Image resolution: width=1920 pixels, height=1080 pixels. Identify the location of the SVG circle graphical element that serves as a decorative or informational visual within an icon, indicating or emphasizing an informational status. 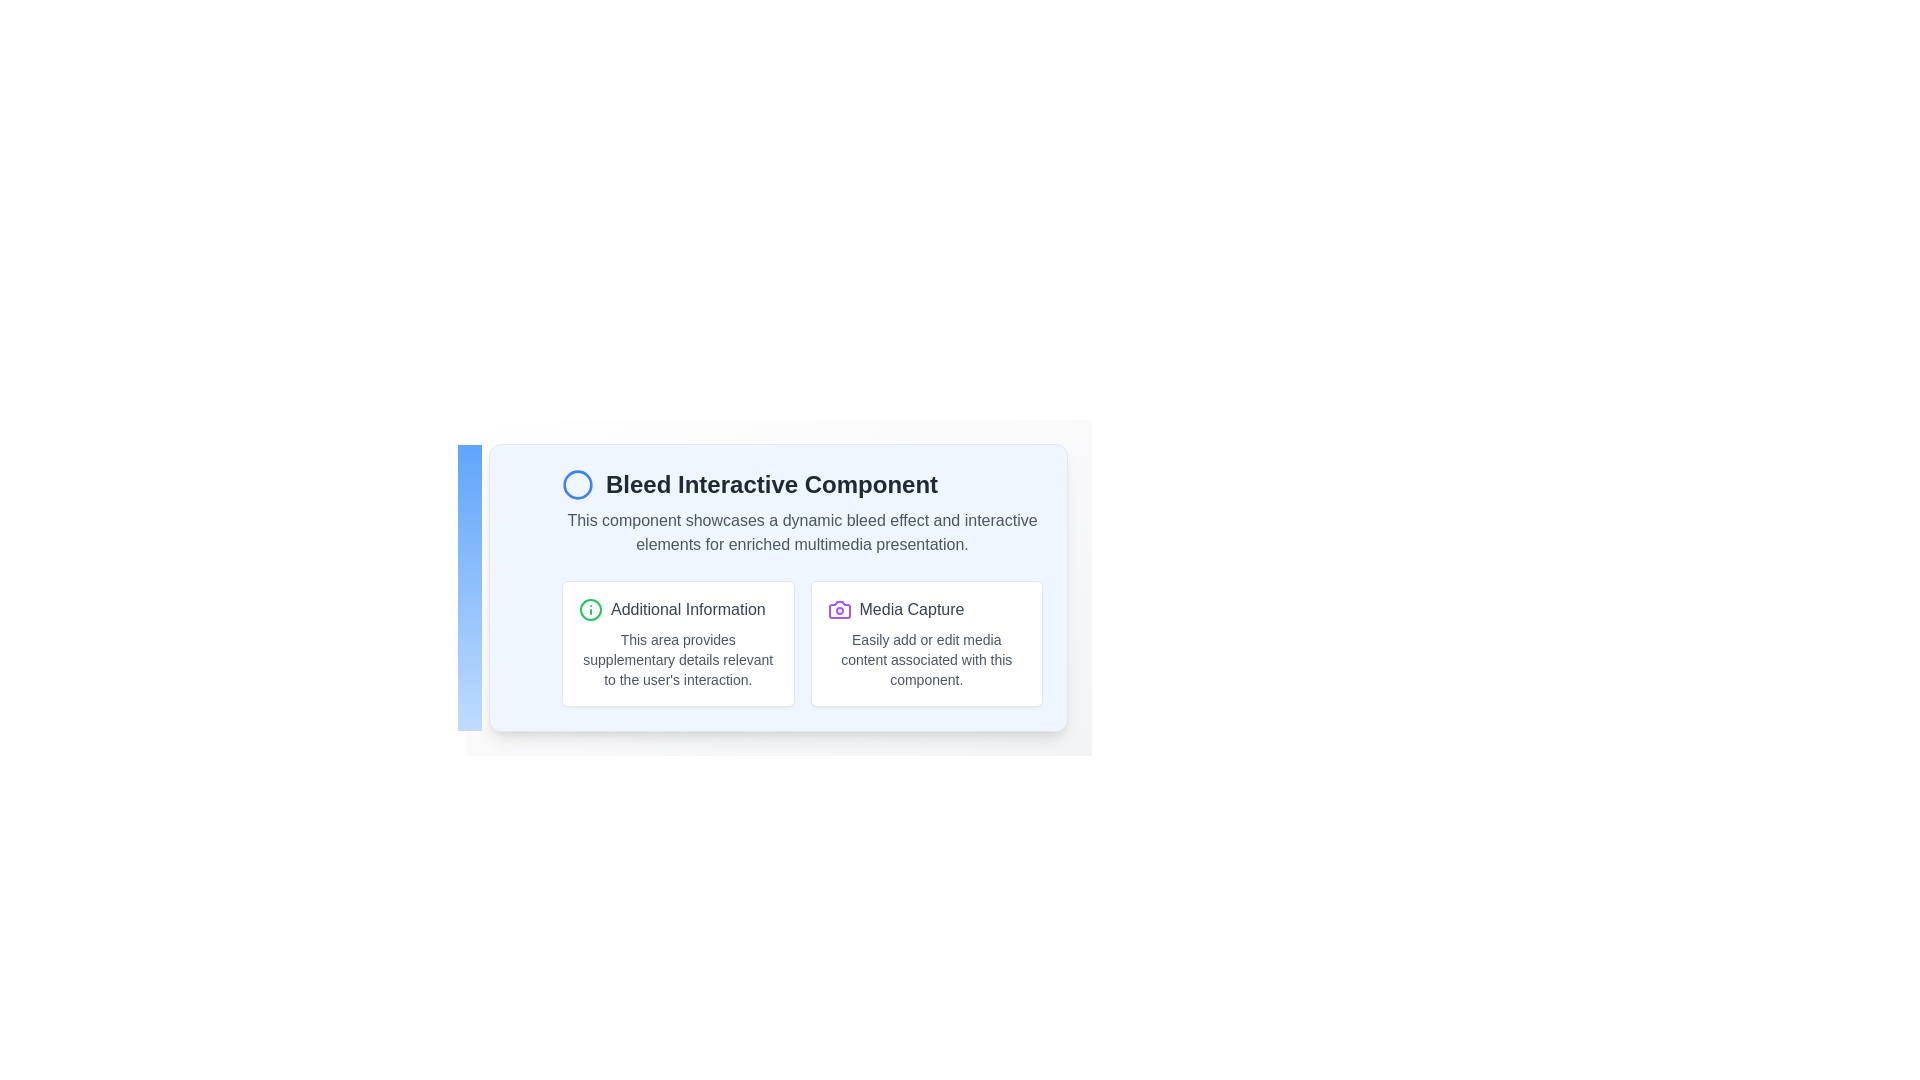
(589, 608).